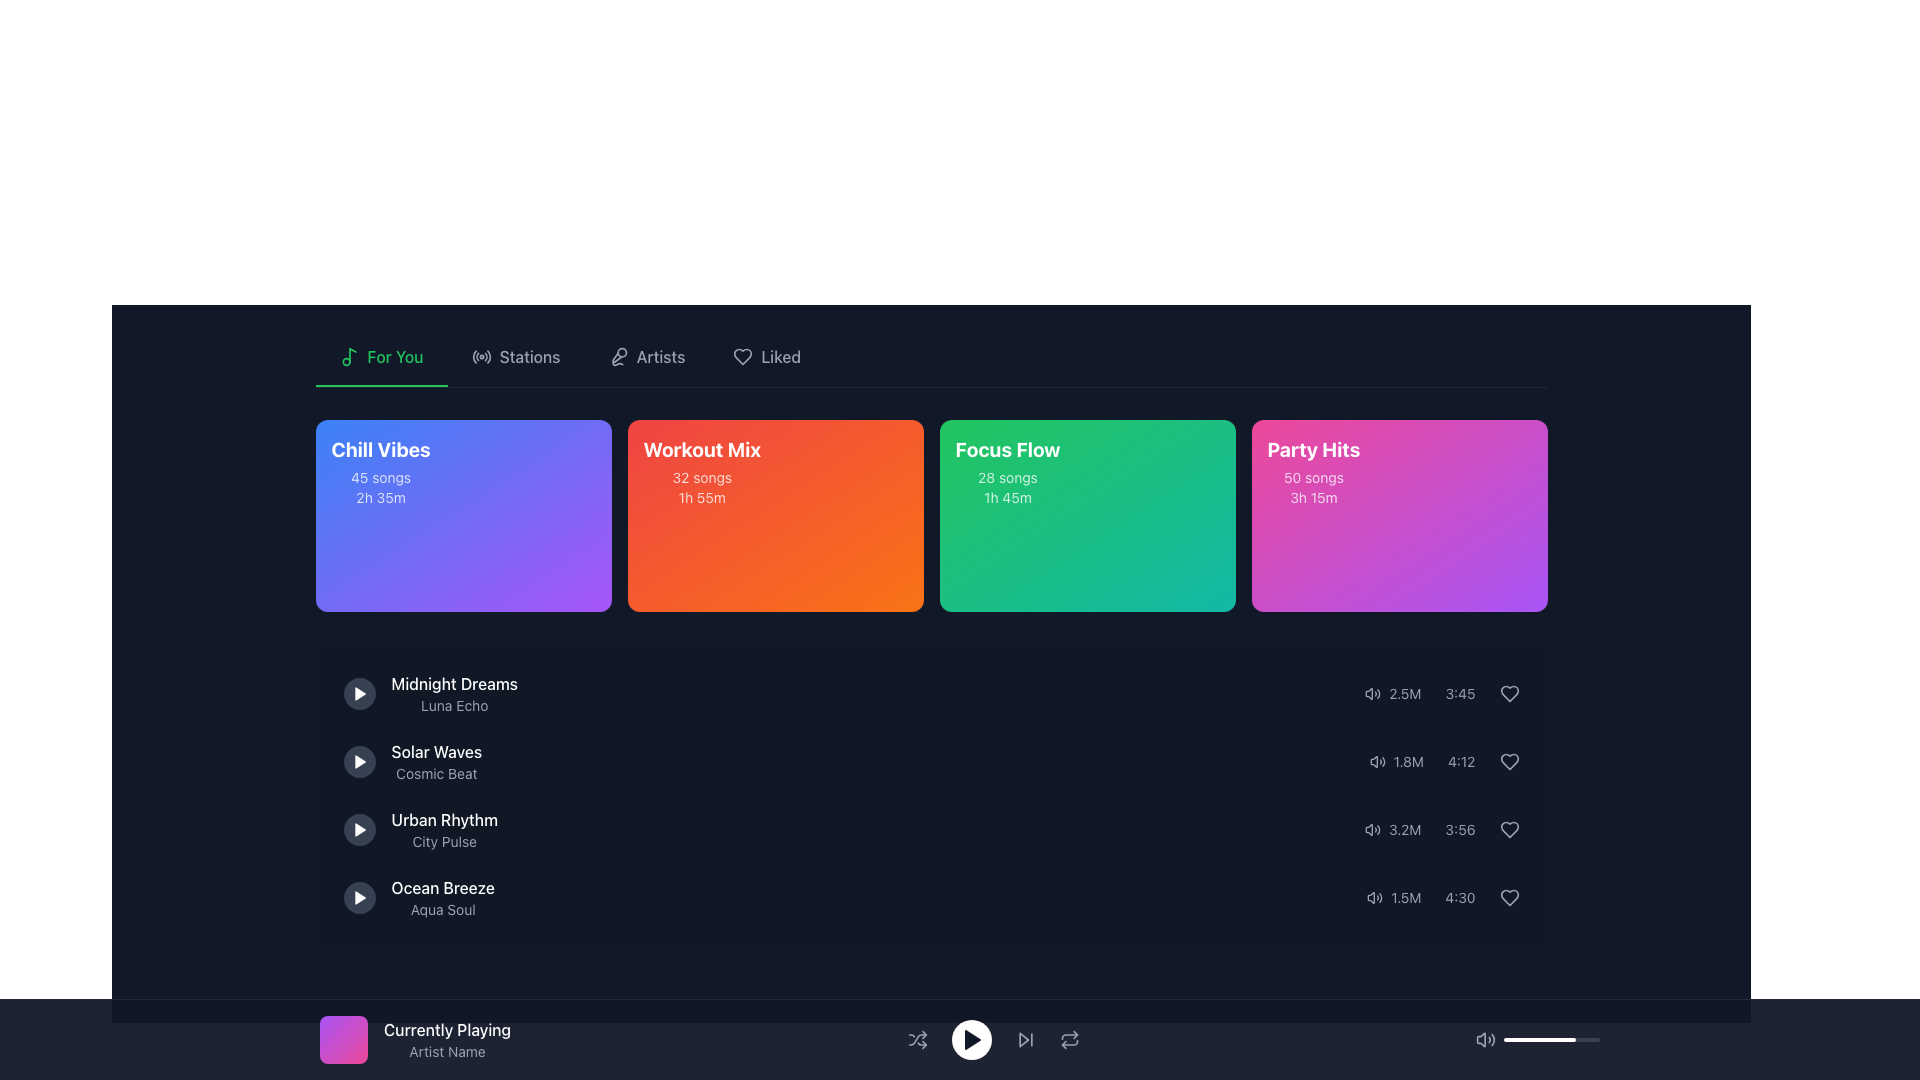 Image resolution: width=1920 pixels, height=1080 pixels. What do you see at coordinates (1574, 1039) in the screenshot?
I see `the slider` at bounding box center [1574, 1039].